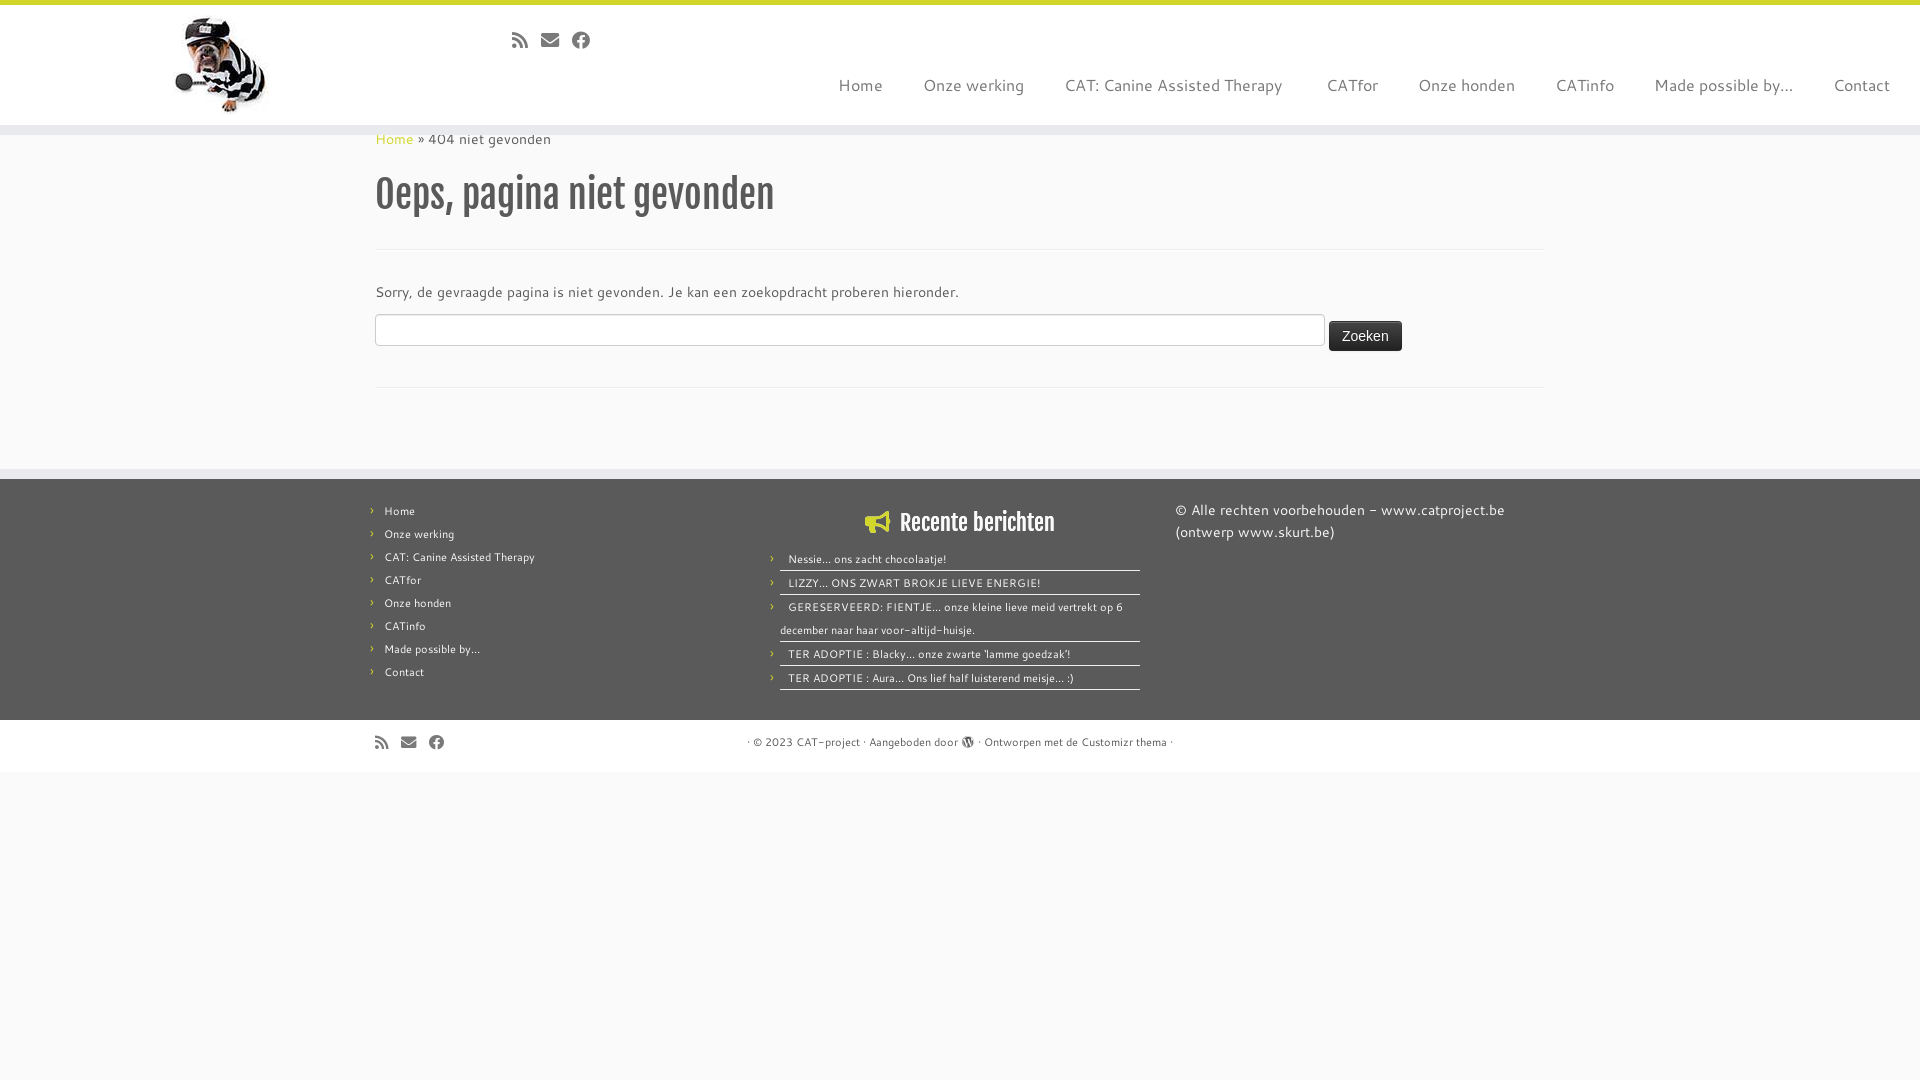 The width and height of the screenshot is (1920, 1080). What do you see at coordinates (384, 532) in the screenshot?
I see `'Onze werking'` at bounding box center [384, 532].